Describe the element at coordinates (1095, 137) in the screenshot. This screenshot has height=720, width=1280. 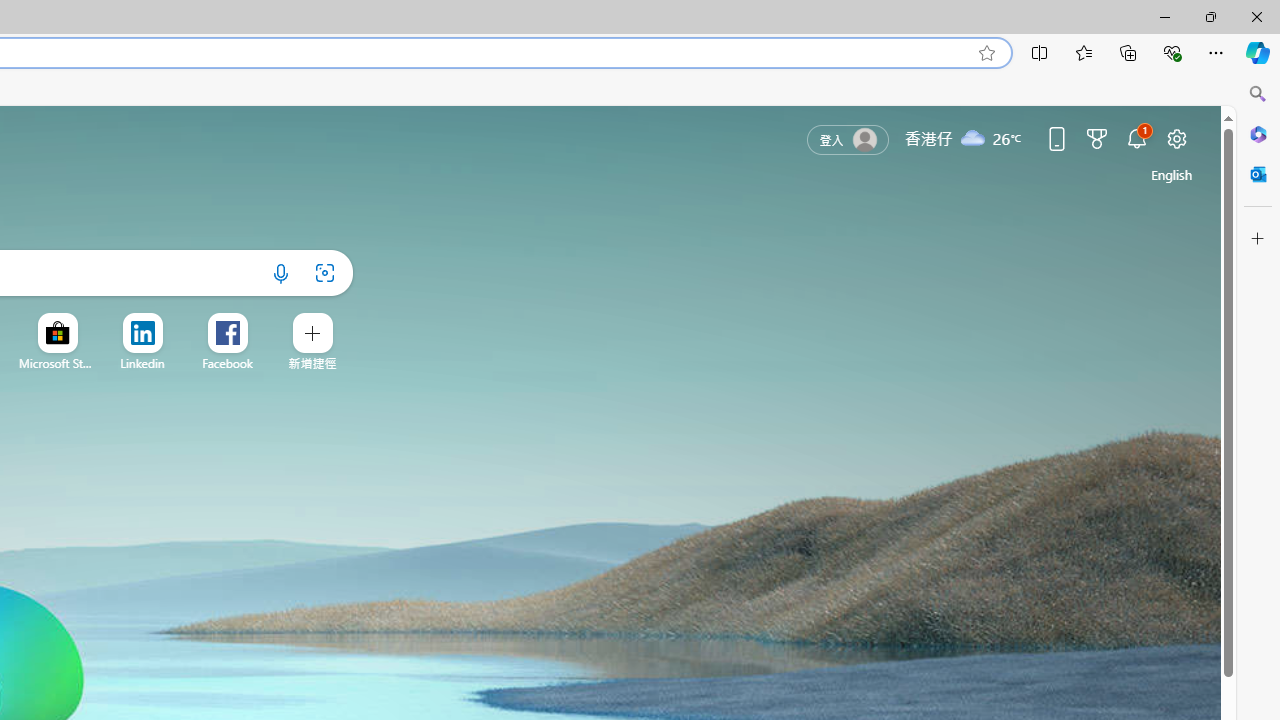
I see `'Microsoft Rewards'` at that location.